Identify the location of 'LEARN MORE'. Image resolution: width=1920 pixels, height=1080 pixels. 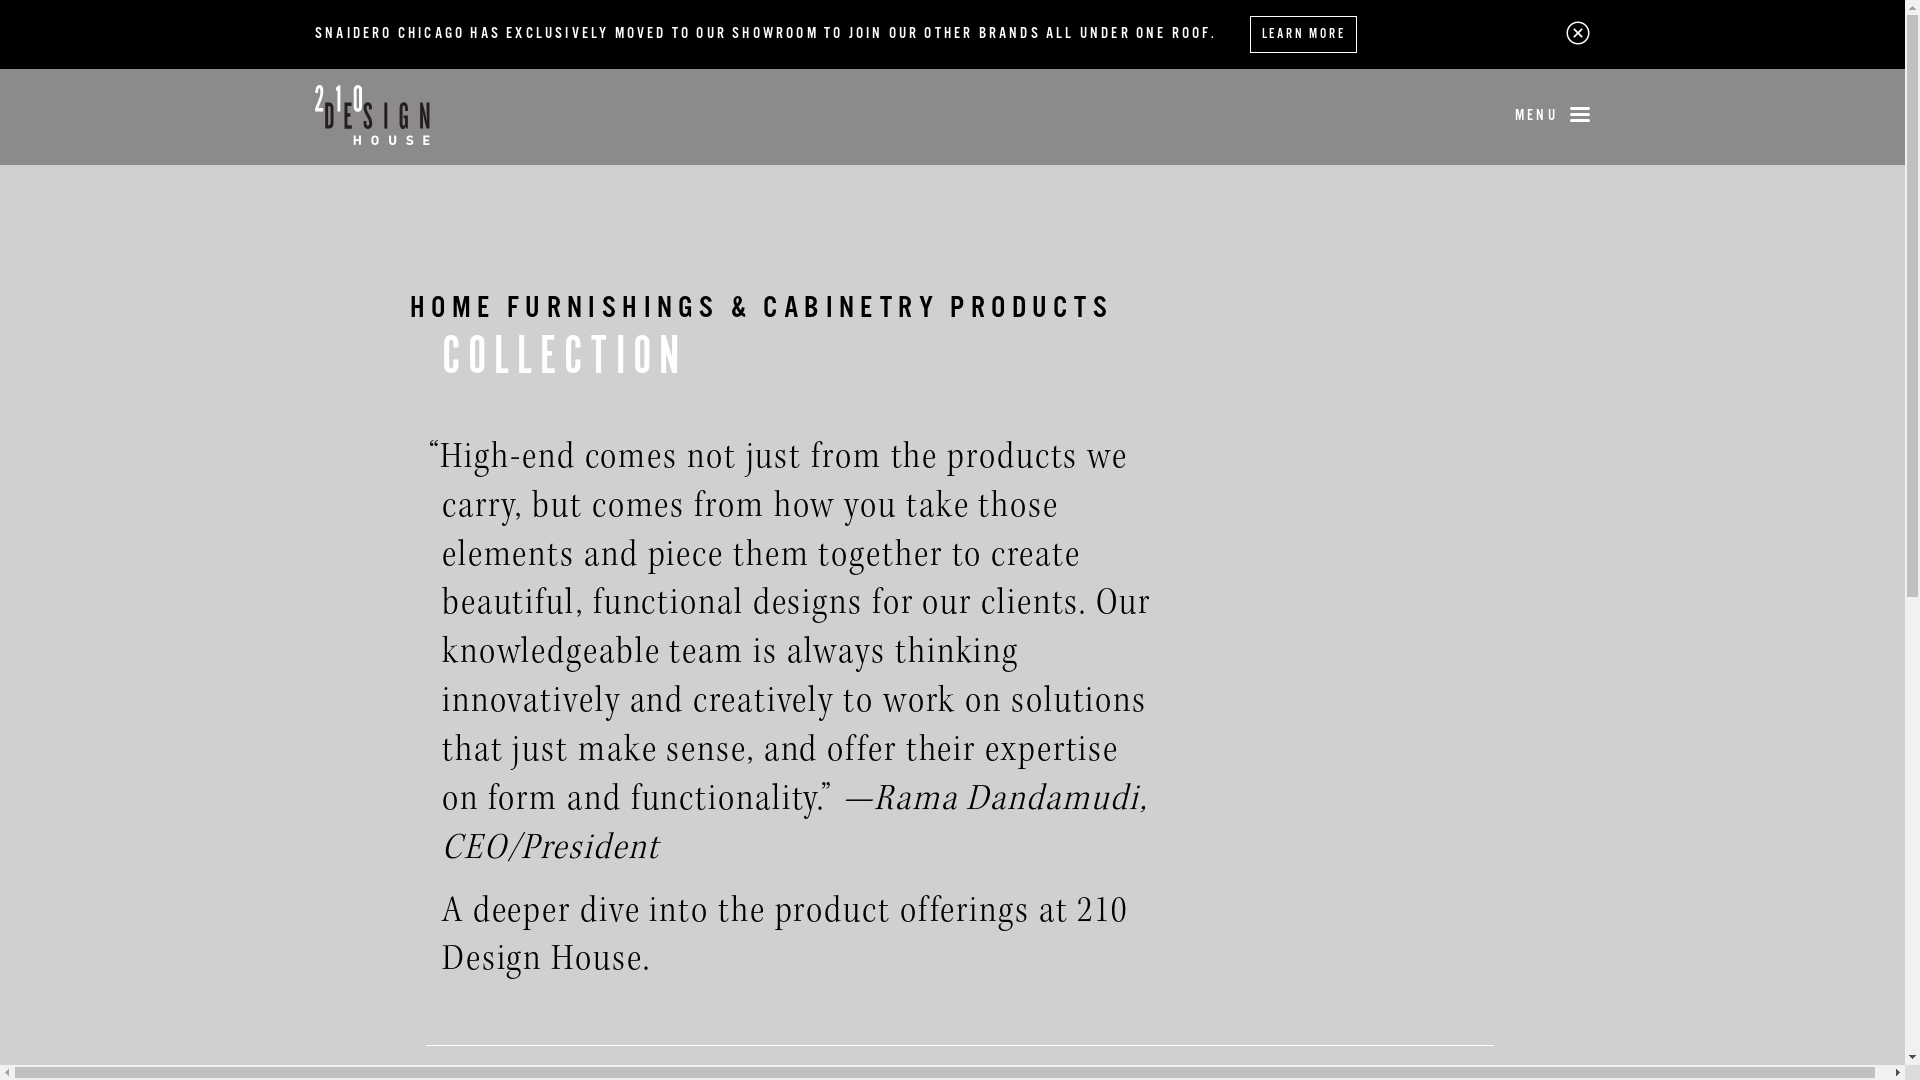
(1303, 34).